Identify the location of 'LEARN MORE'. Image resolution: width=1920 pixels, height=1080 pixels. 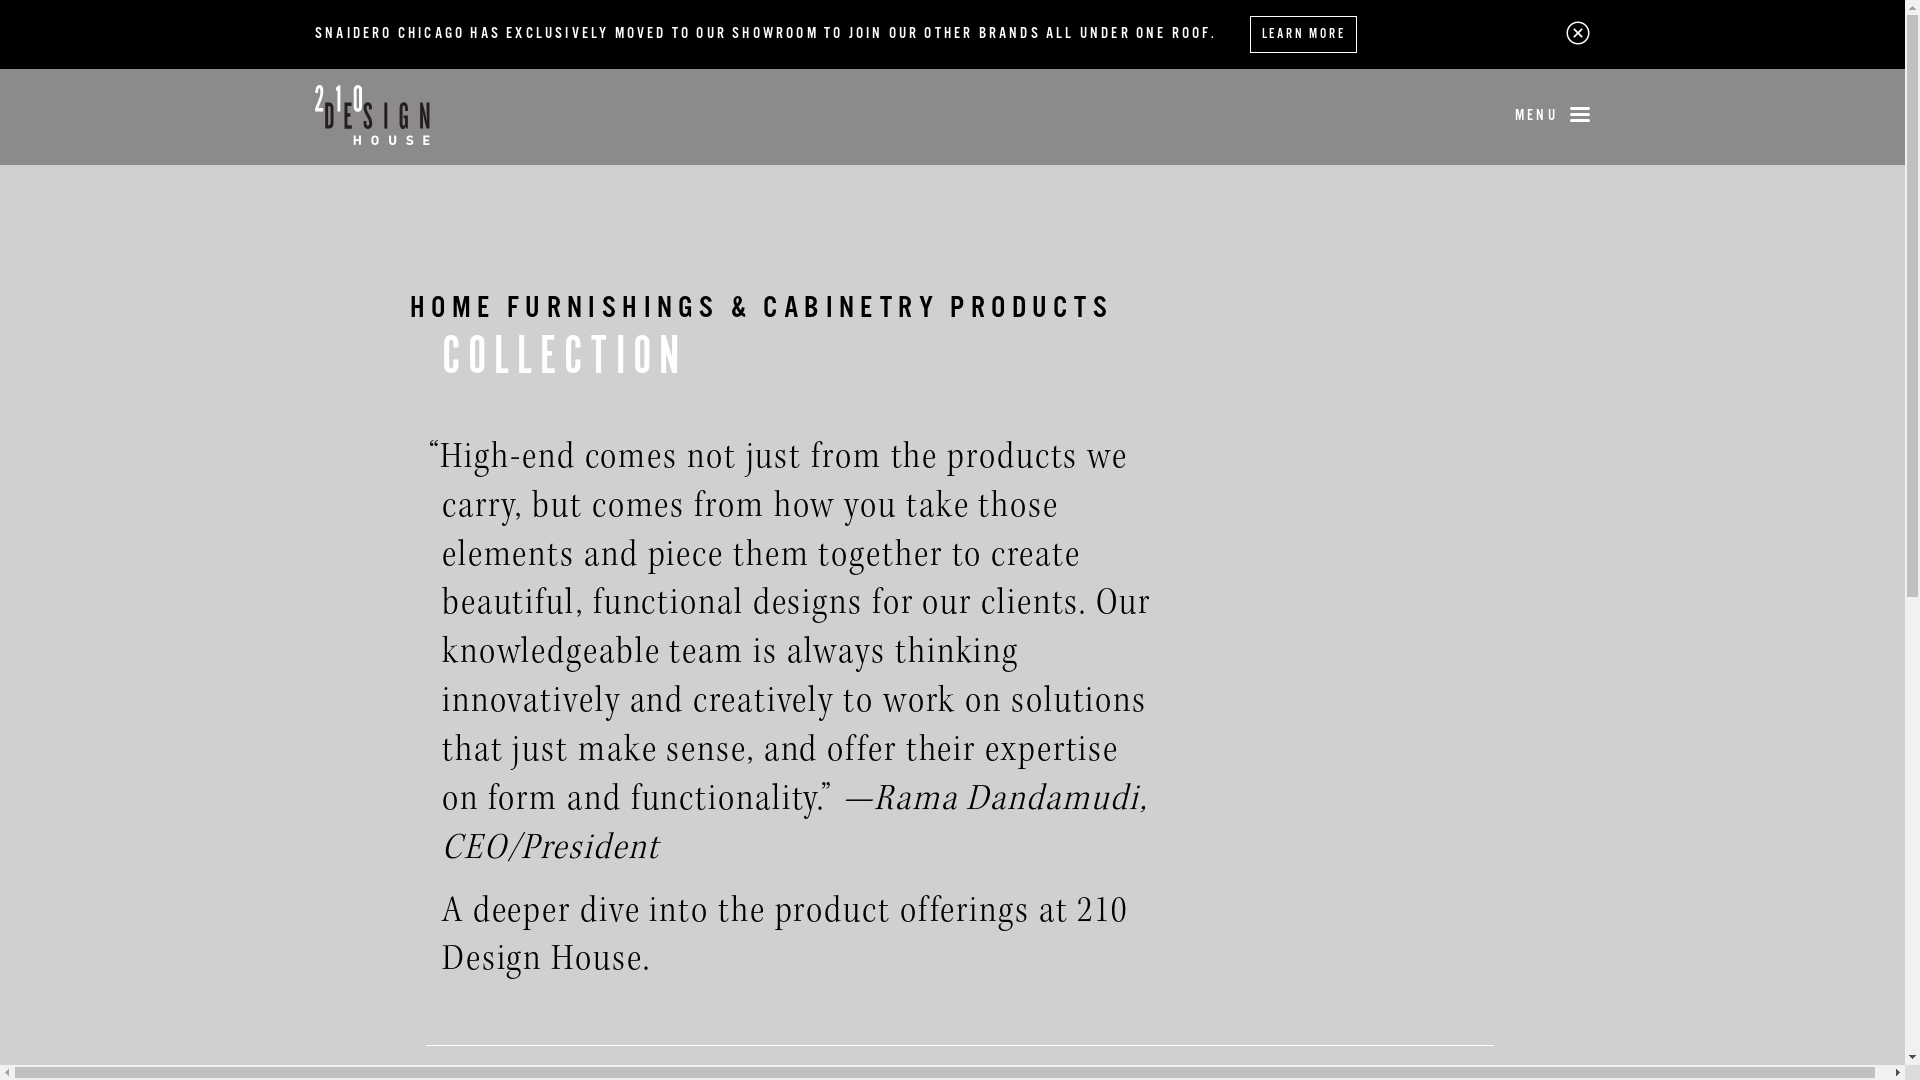
(1303, 34).